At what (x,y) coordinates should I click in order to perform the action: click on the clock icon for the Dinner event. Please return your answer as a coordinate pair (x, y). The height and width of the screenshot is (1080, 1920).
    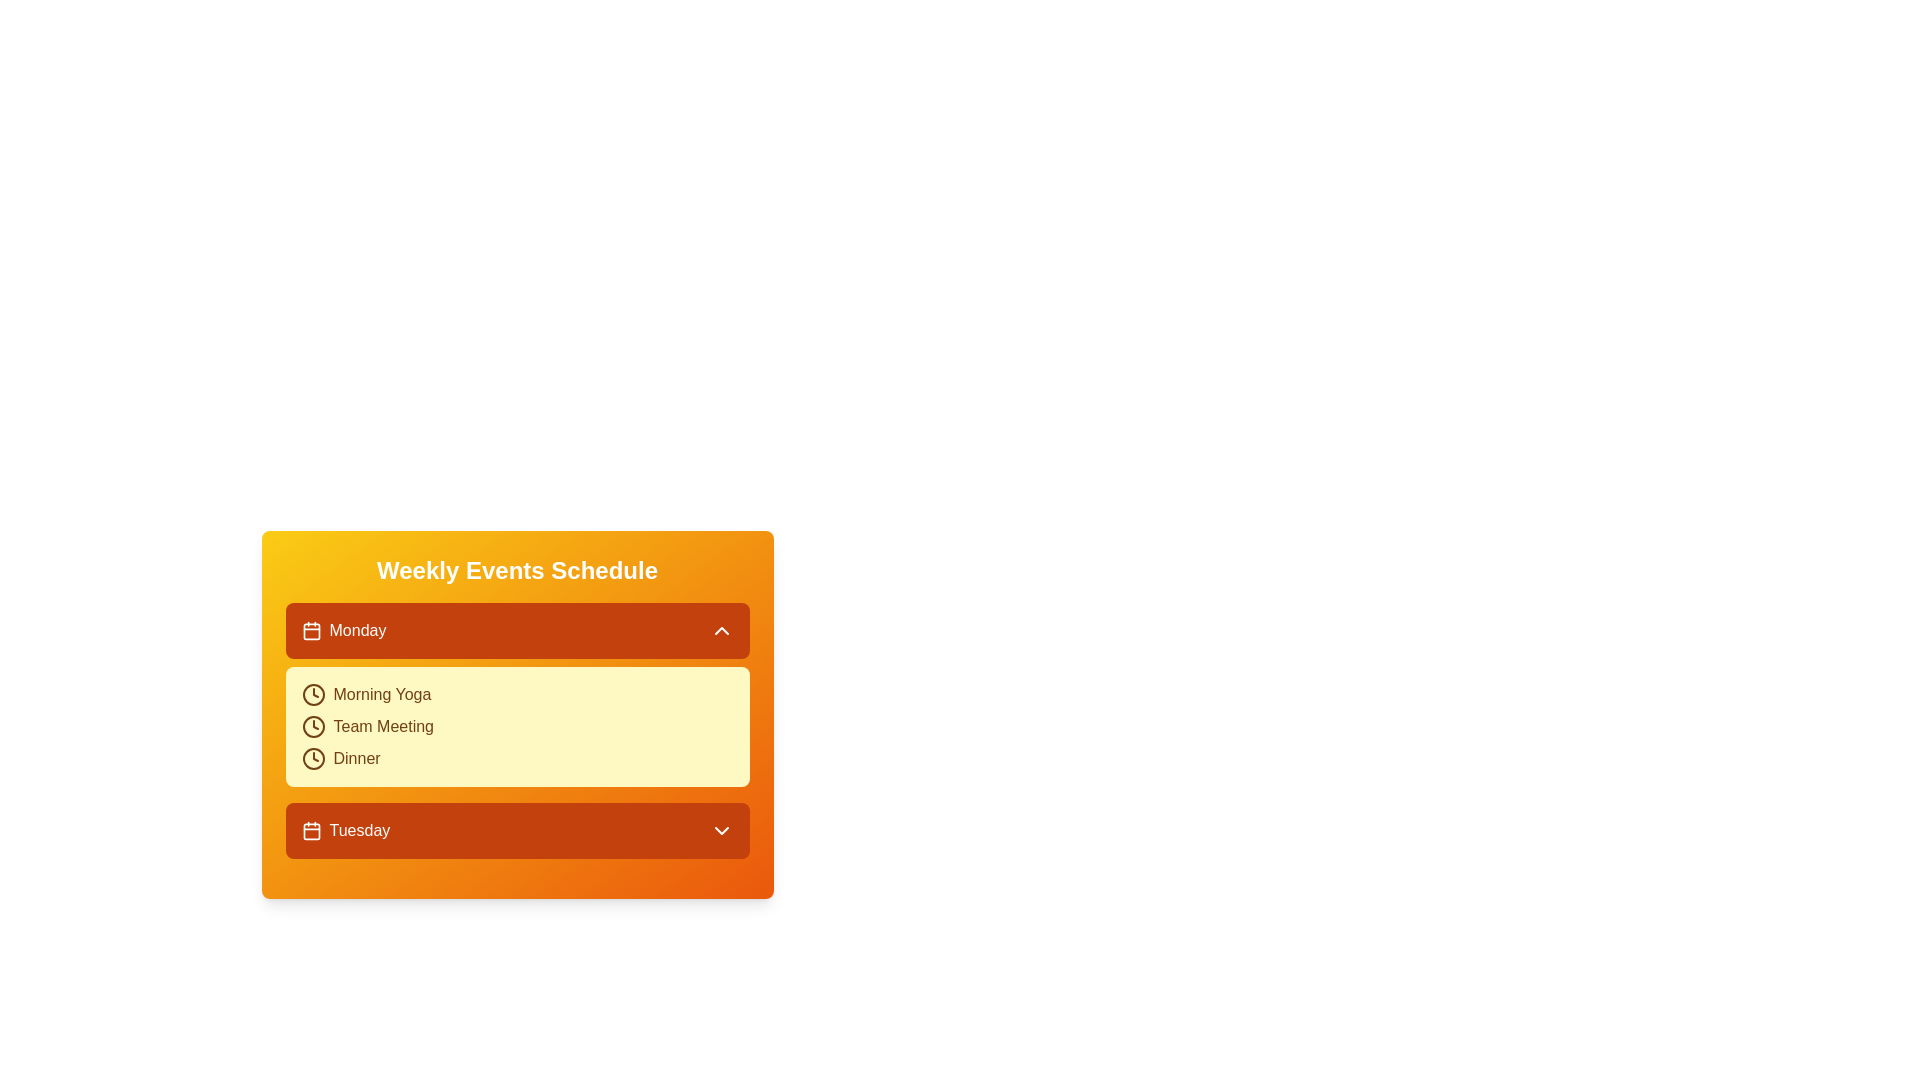
    Looking at the image, I should click on (312, 759).